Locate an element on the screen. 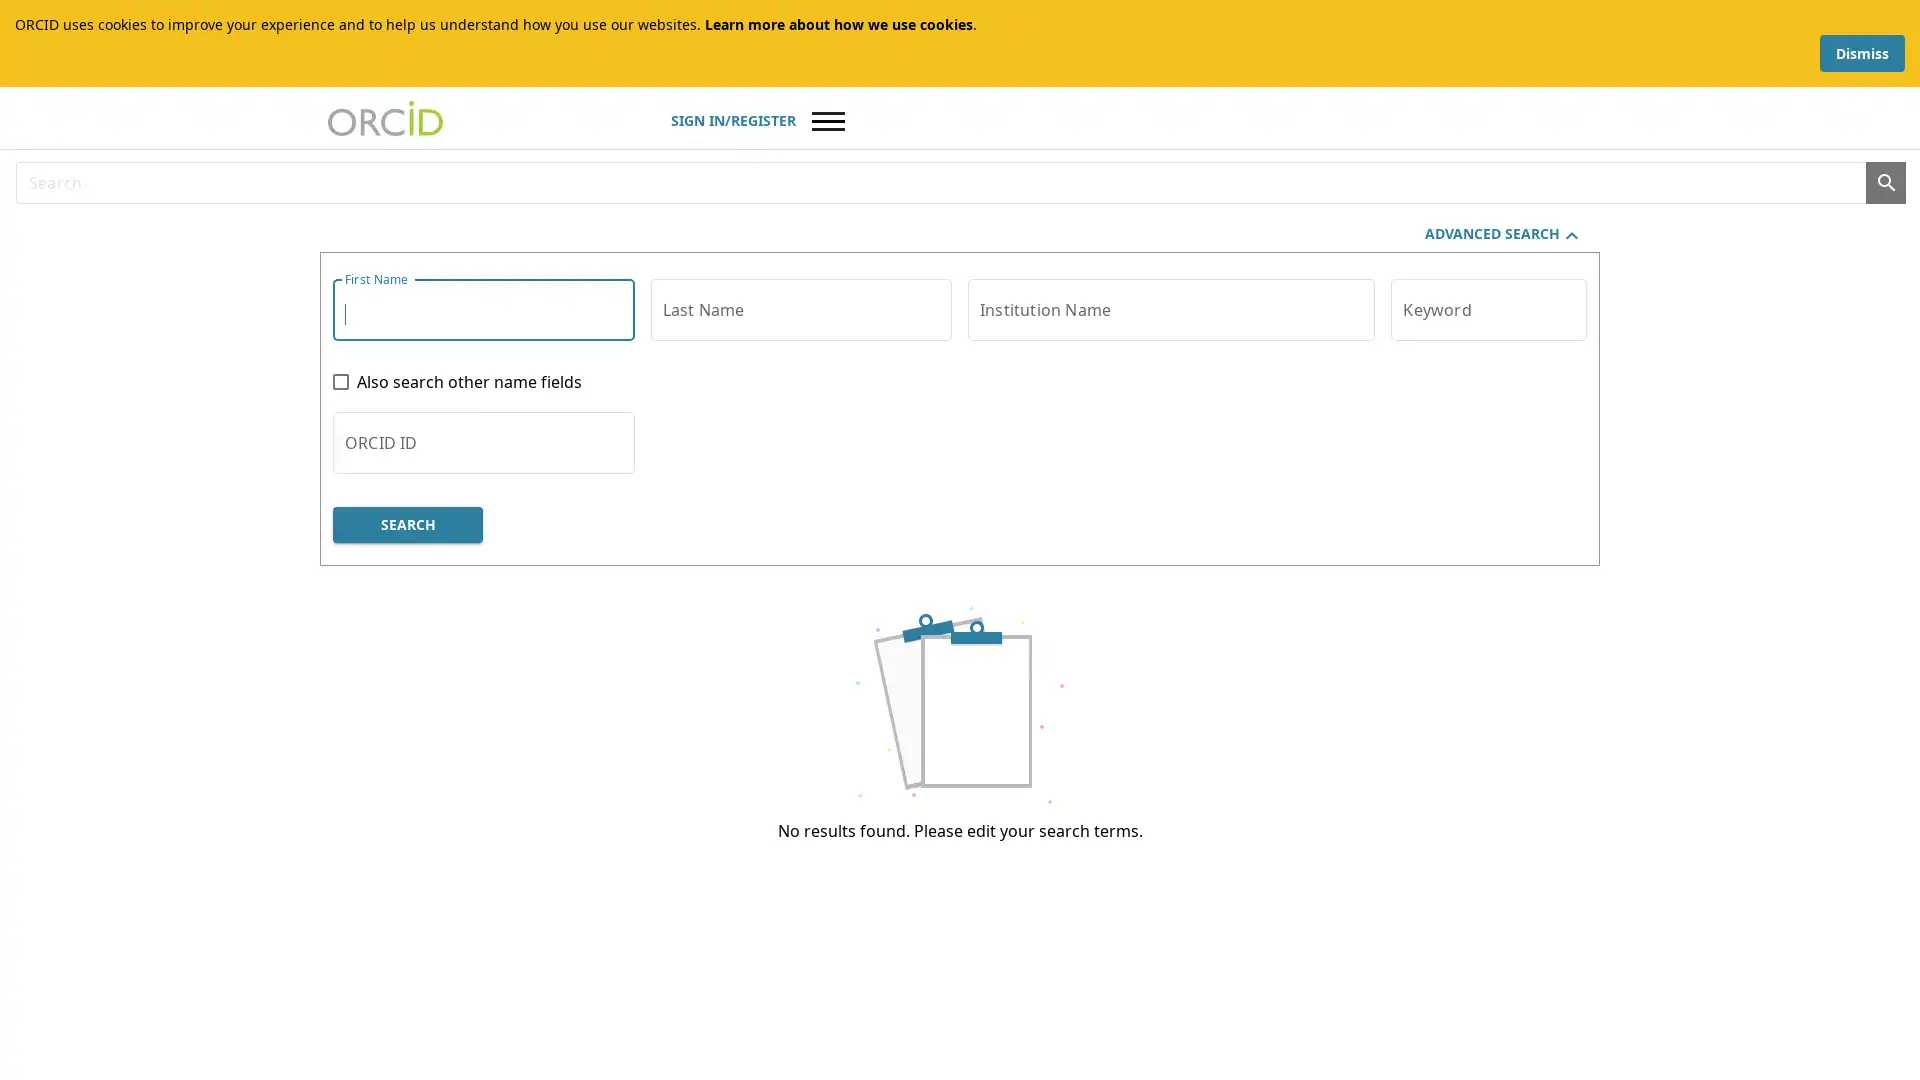  MEMBERSHIP is located at coordinates (717, 226).